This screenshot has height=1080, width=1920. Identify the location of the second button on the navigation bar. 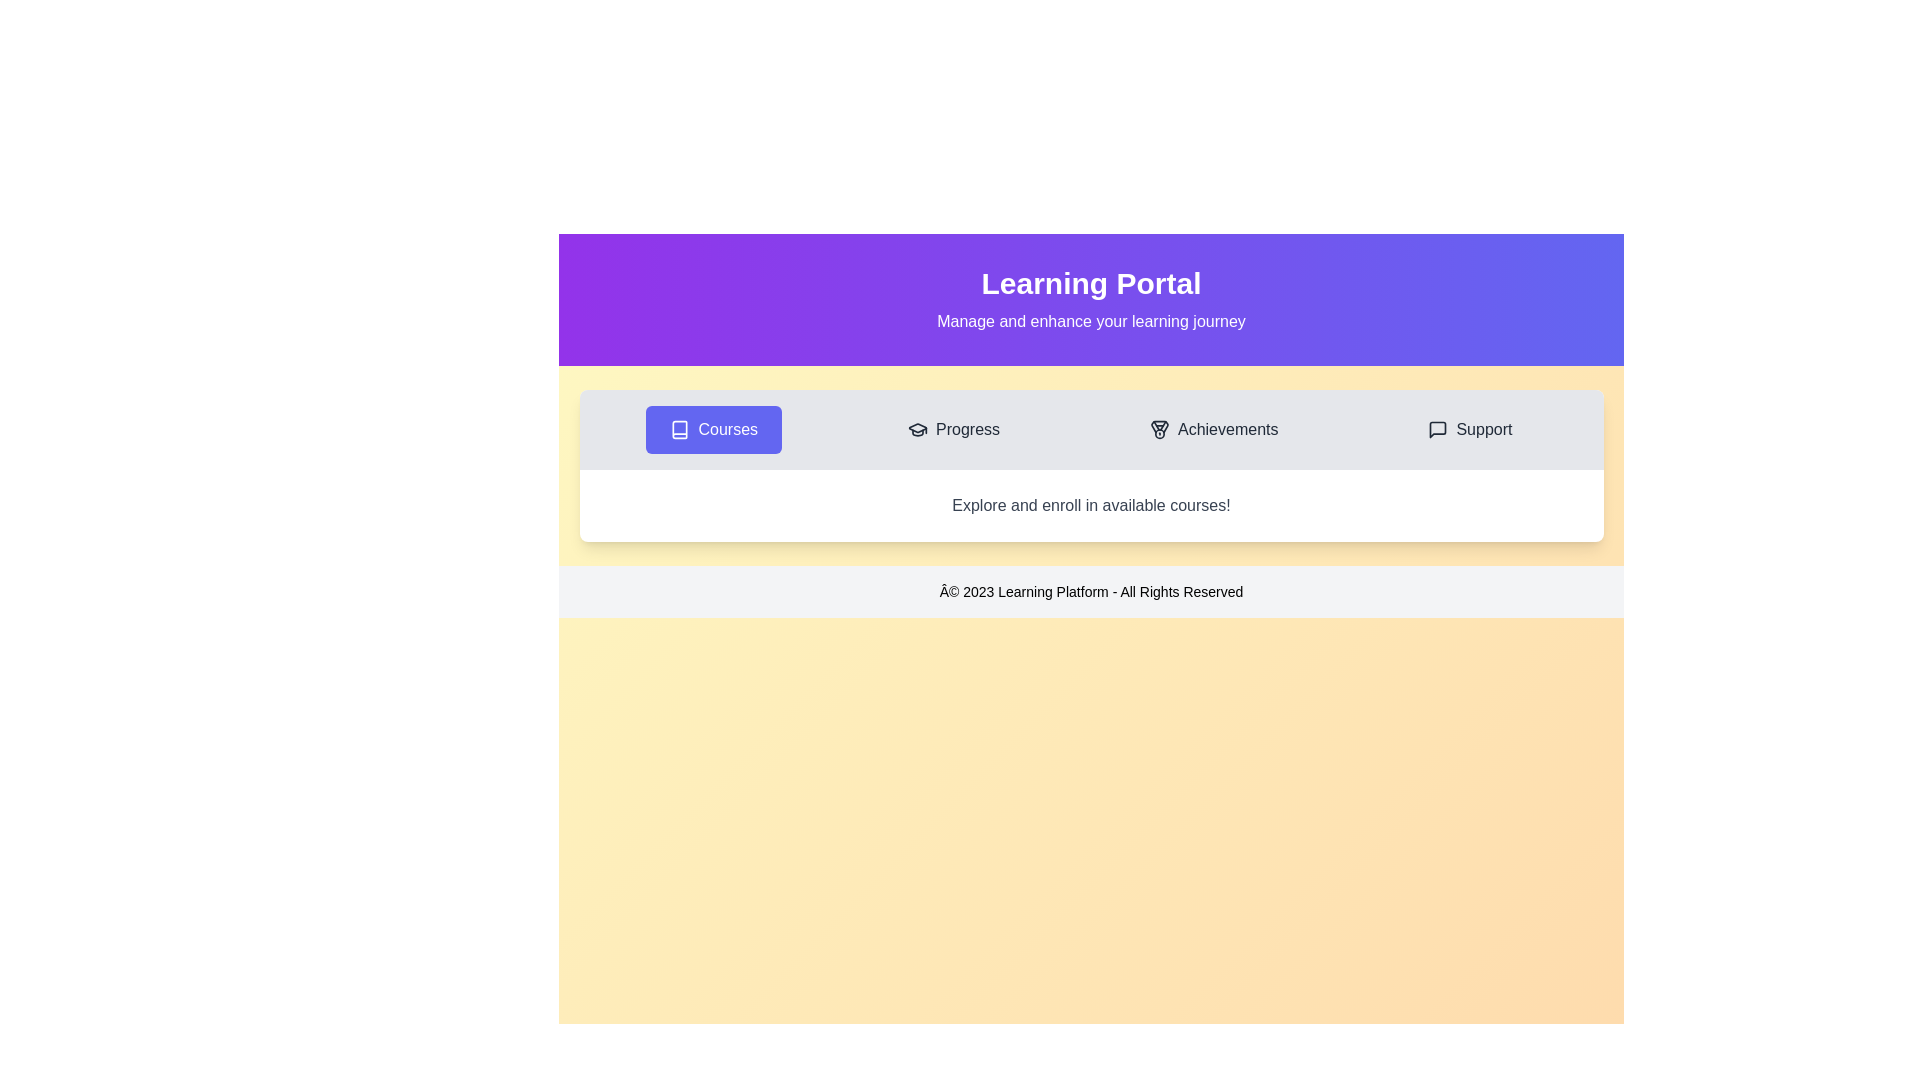
(953, 428).